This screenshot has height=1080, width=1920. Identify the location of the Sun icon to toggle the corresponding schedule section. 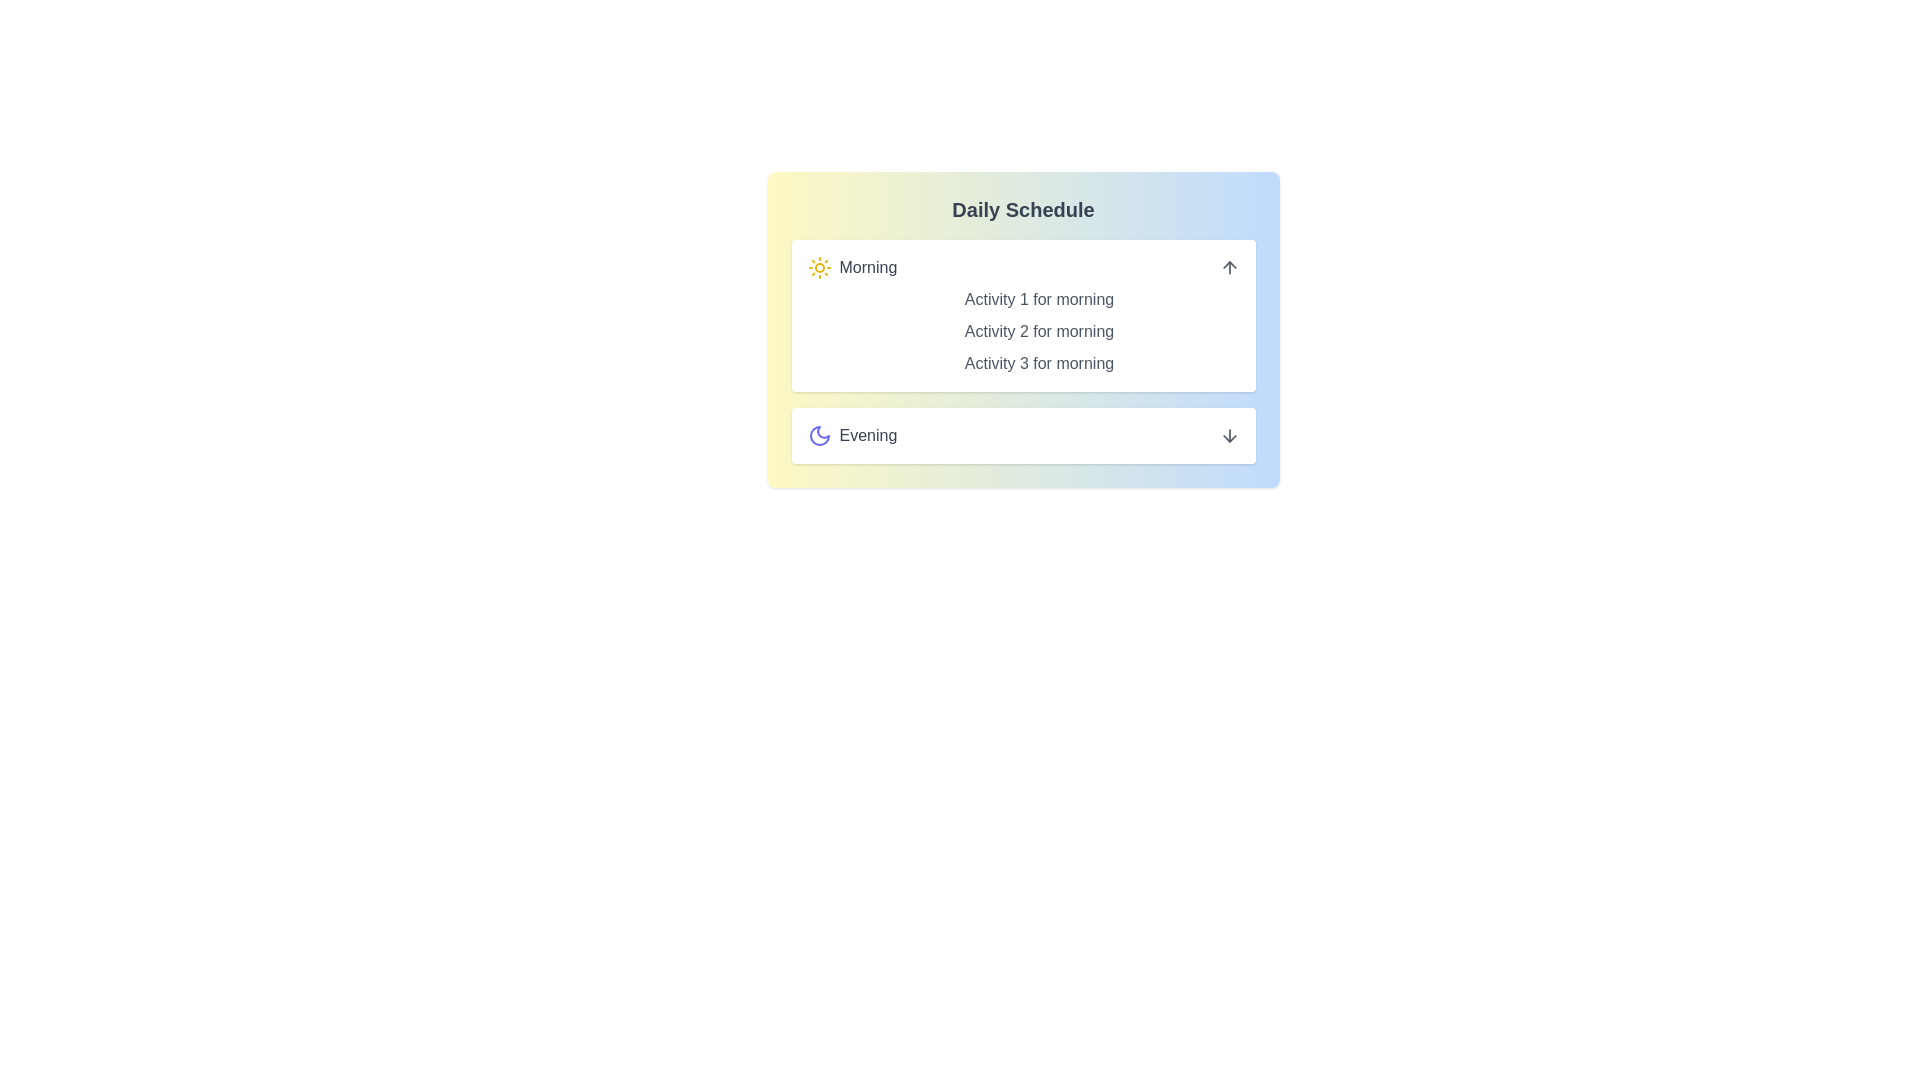
(819, 266).